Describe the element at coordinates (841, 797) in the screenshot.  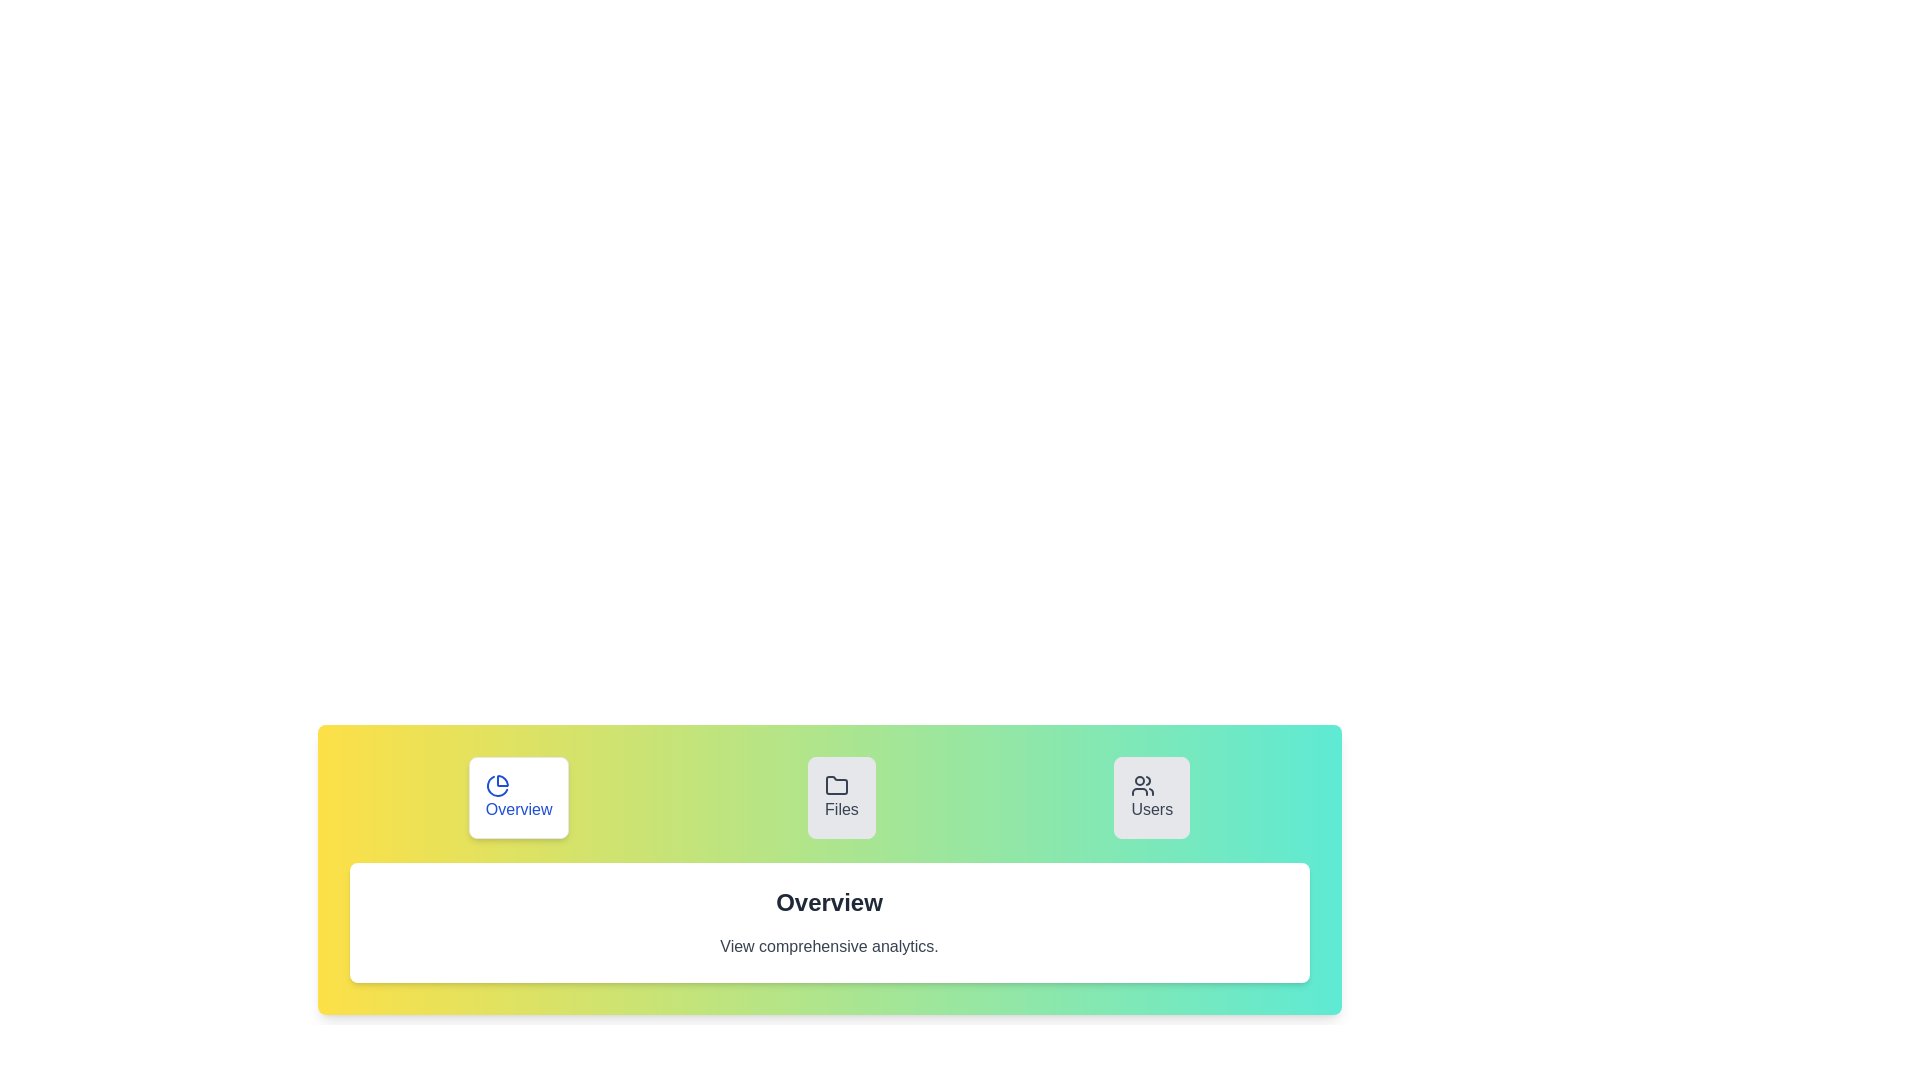
I see `the Files tab` at that location.